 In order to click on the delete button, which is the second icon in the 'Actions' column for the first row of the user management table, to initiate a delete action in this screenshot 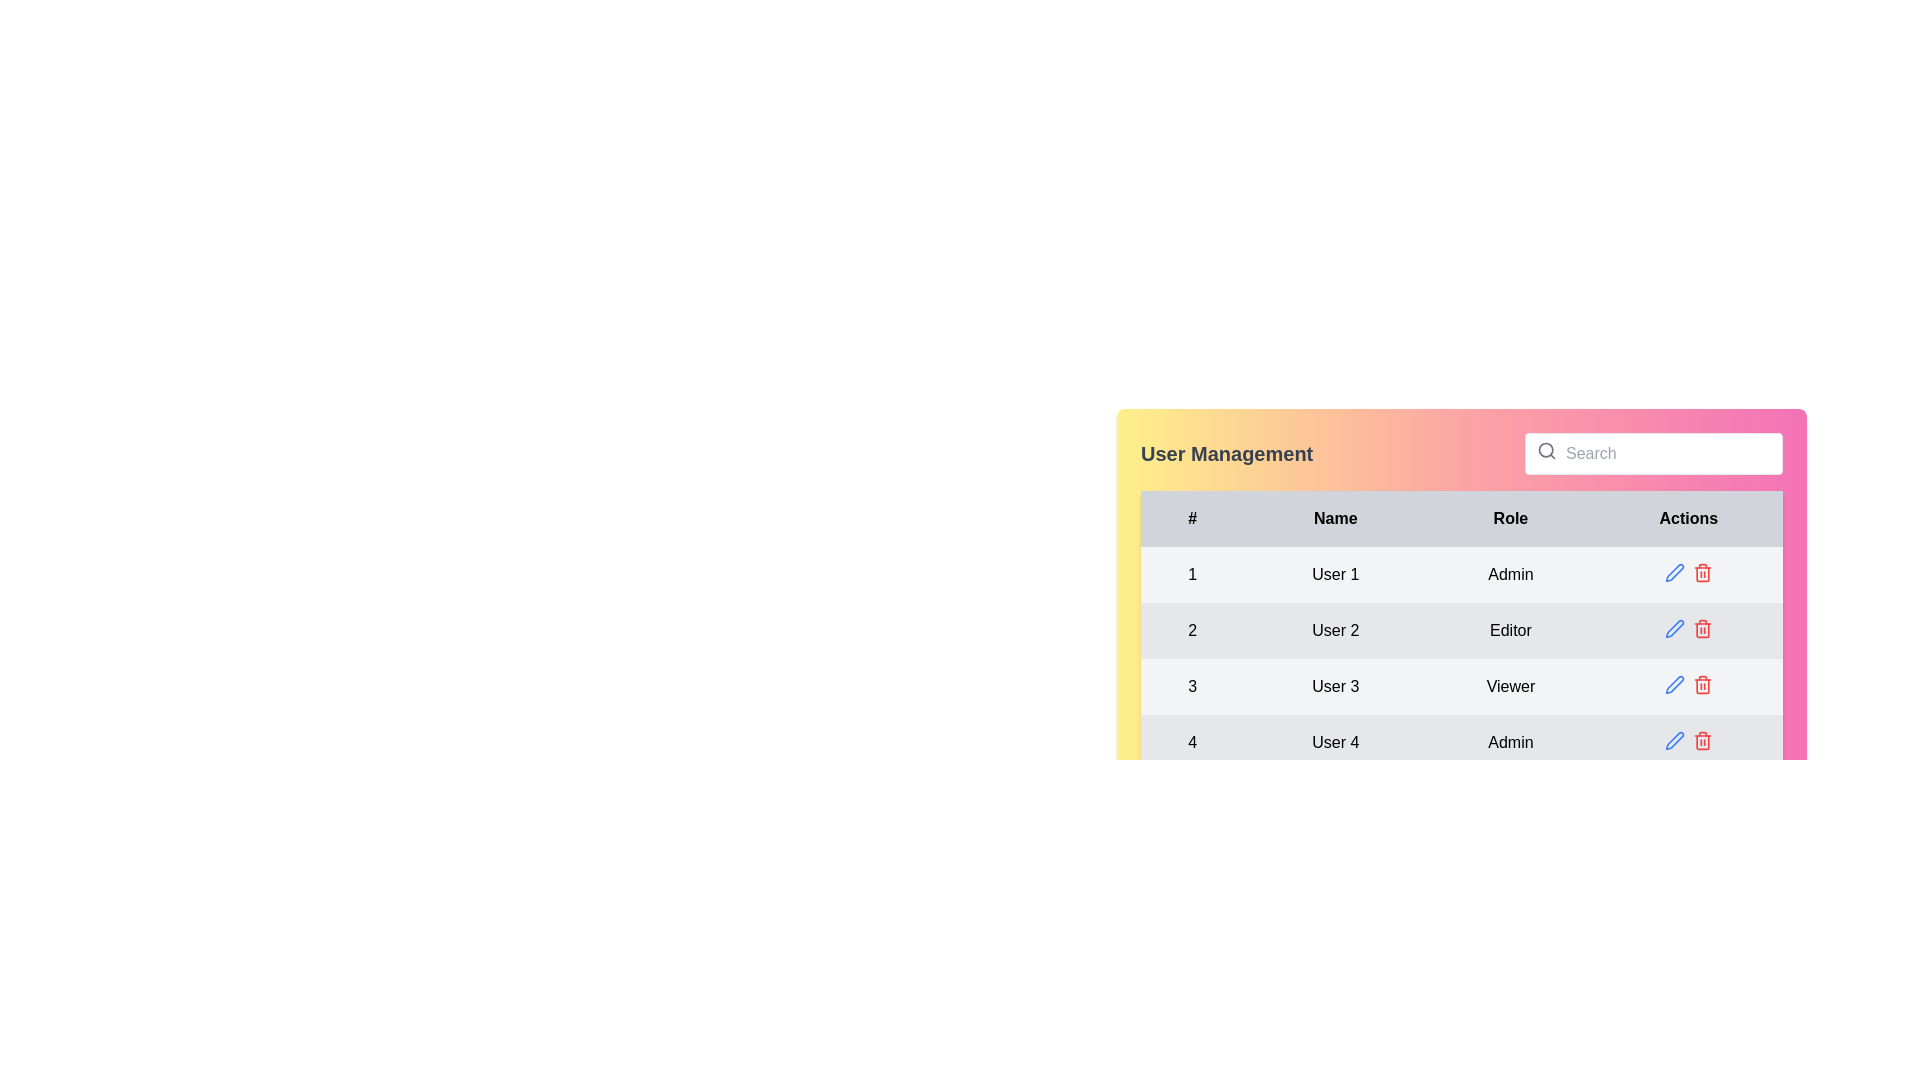, I will do `click(1701, 573)`.